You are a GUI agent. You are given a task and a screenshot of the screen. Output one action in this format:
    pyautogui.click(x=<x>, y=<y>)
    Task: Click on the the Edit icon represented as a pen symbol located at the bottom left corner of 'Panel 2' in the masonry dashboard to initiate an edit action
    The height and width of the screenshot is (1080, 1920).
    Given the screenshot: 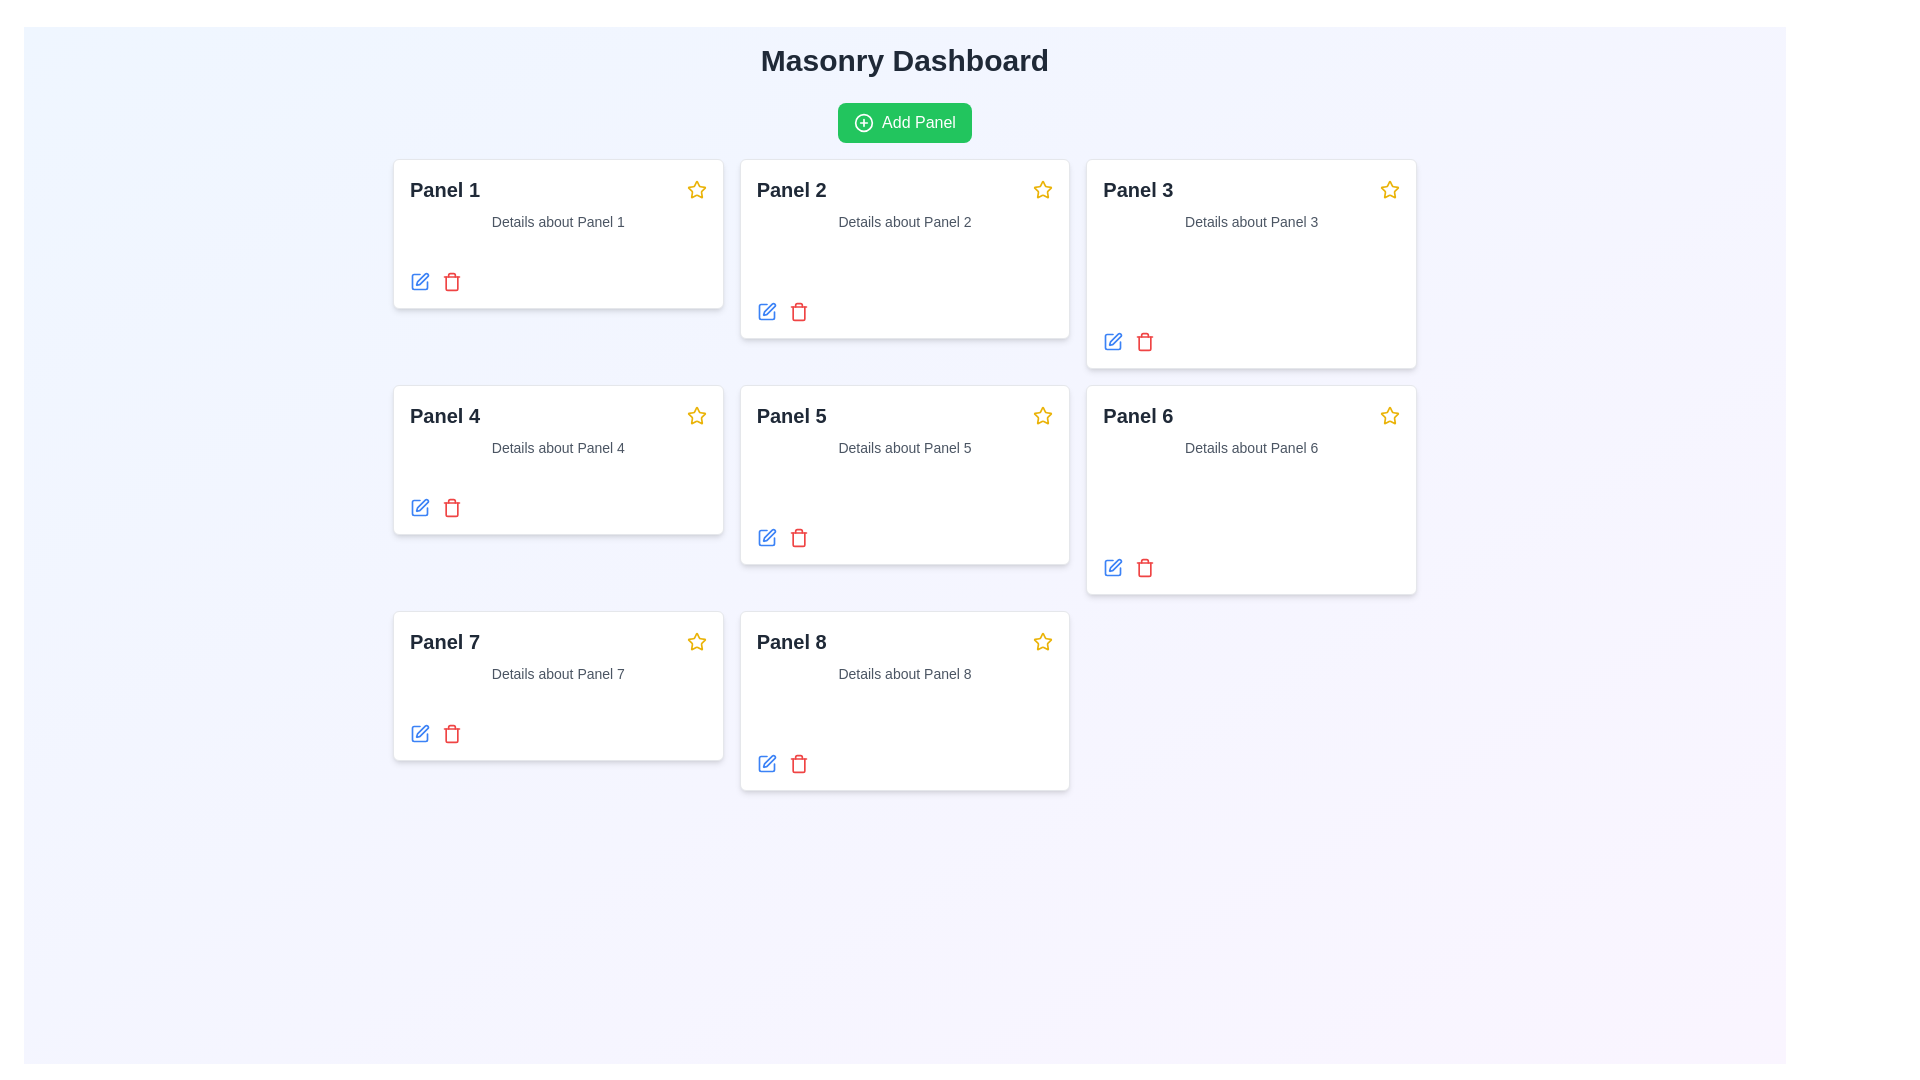 What is the action you would take?
    pyautogui.click(x=768, y=309)
    